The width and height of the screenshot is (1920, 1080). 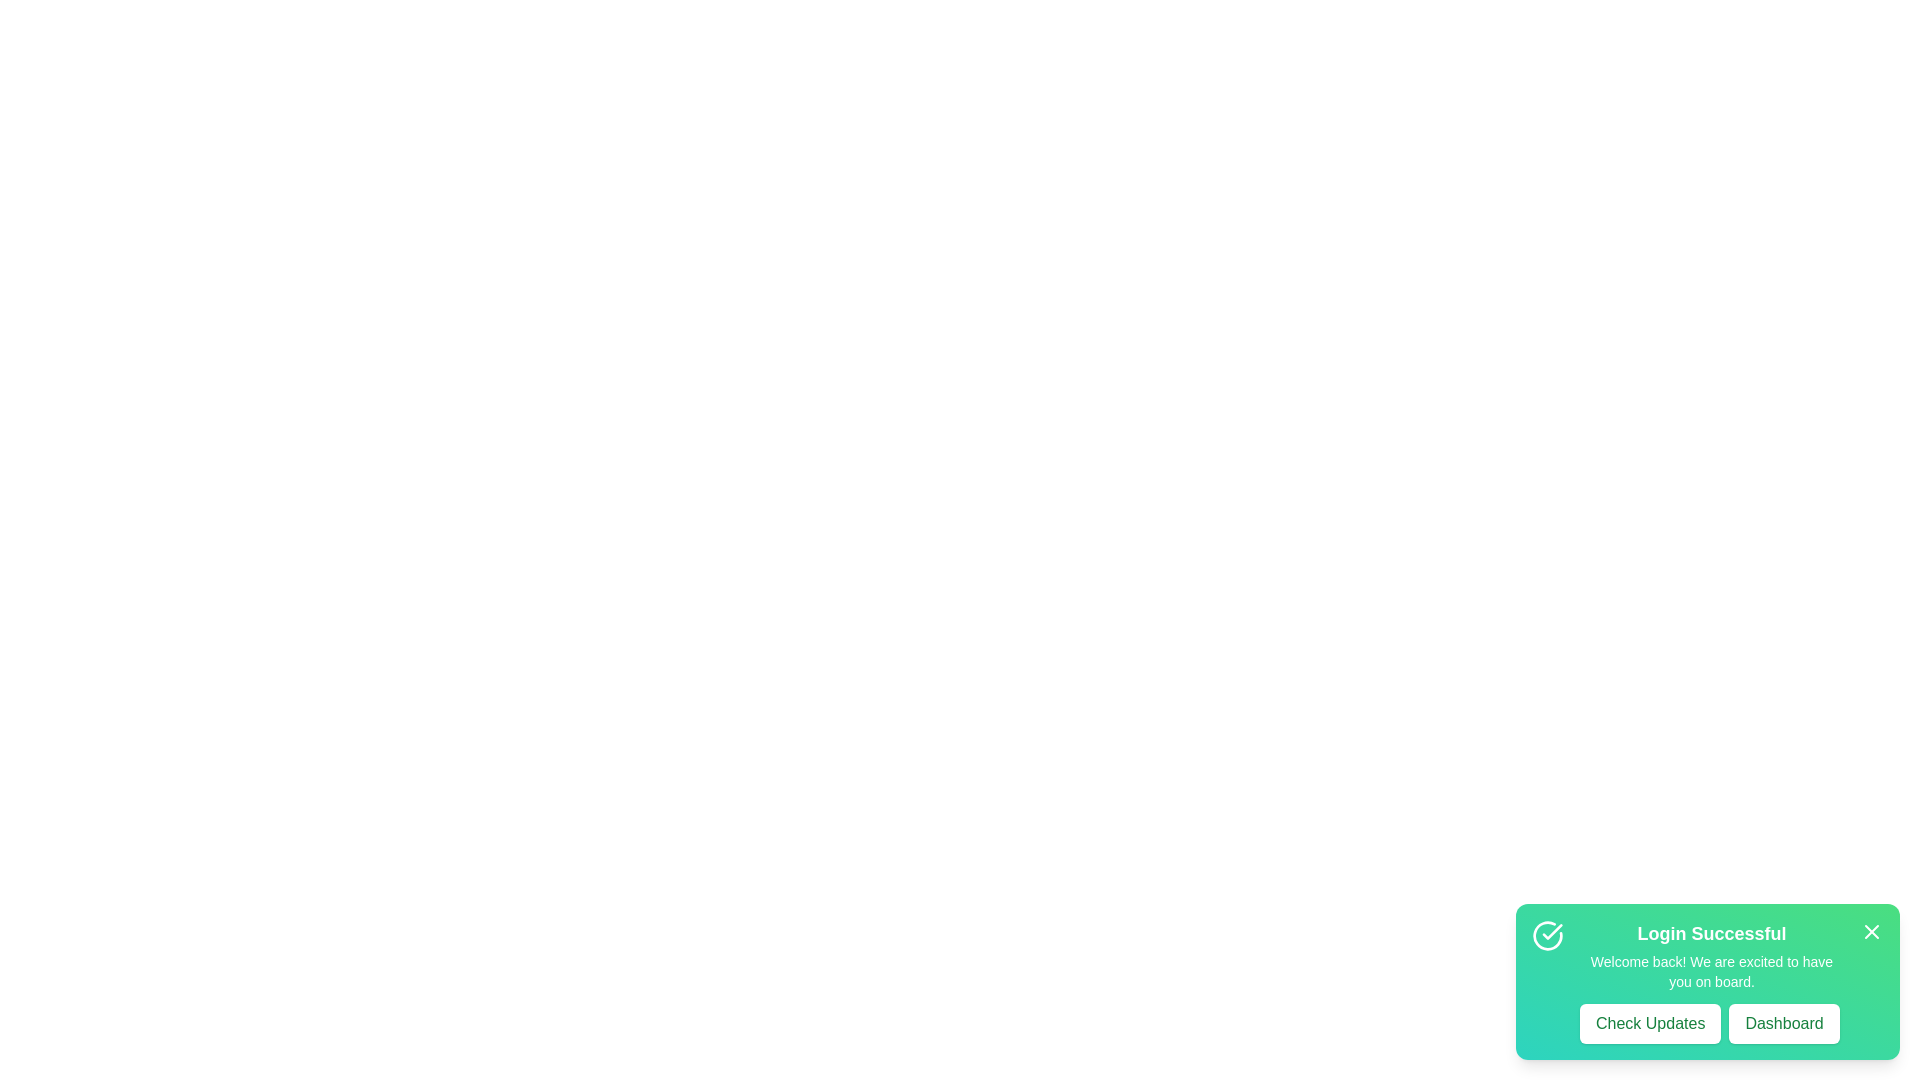 I want to click on close button to dismiss the notification, so click(x=1871, y=932).